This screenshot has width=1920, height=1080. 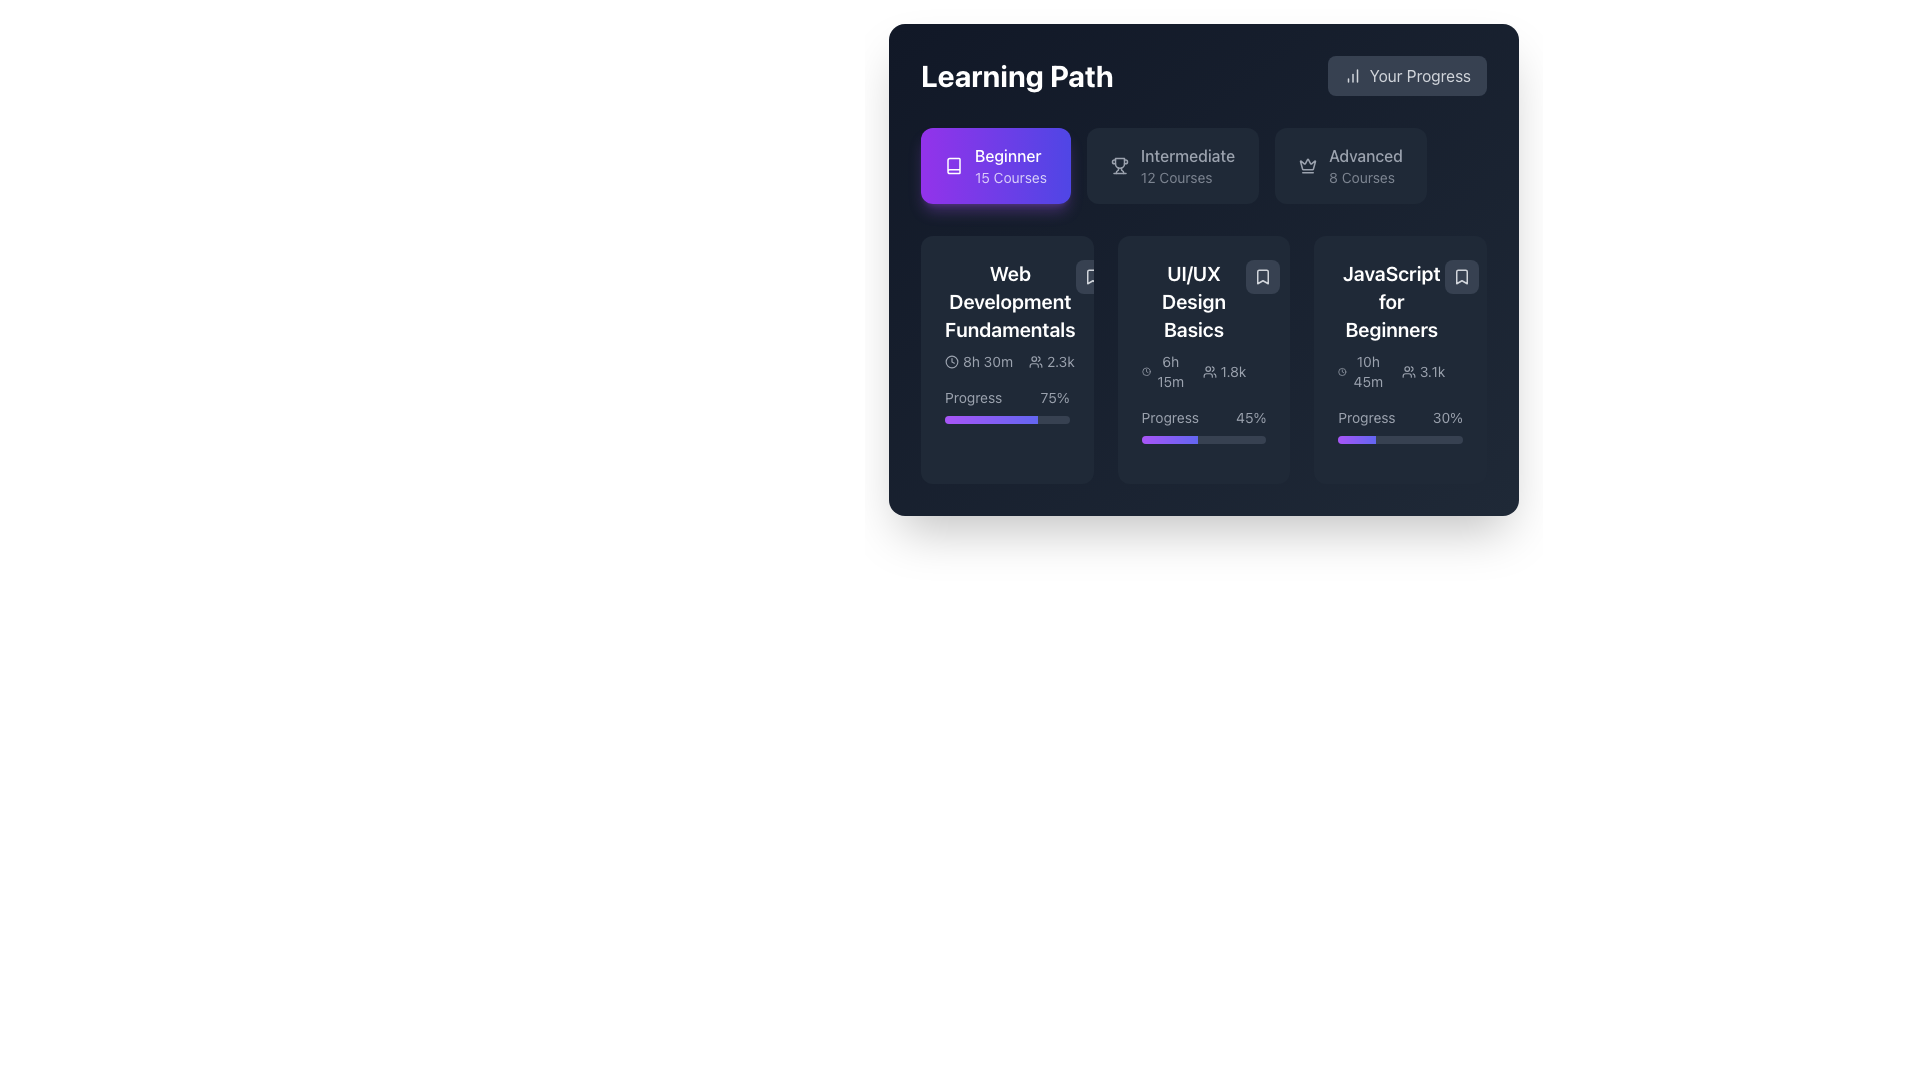 What do you see at coordinates (1447, 416) in the screenshot?
I see `the static text label displaying '30%' which indicates the progress completion percentage of the JavaScript for Beginners course, located at the bottom of the course card` at bounding box center [1447, 416].